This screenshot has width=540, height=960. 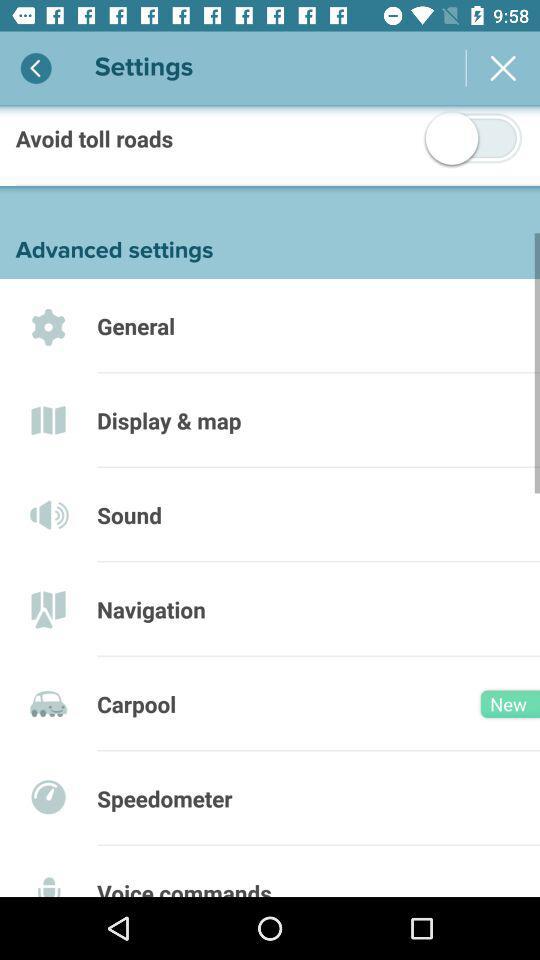 What do you see at coordinates (48, 810) in the screenshot?
I see `the sixth icon` at bounding box center [48, 810].